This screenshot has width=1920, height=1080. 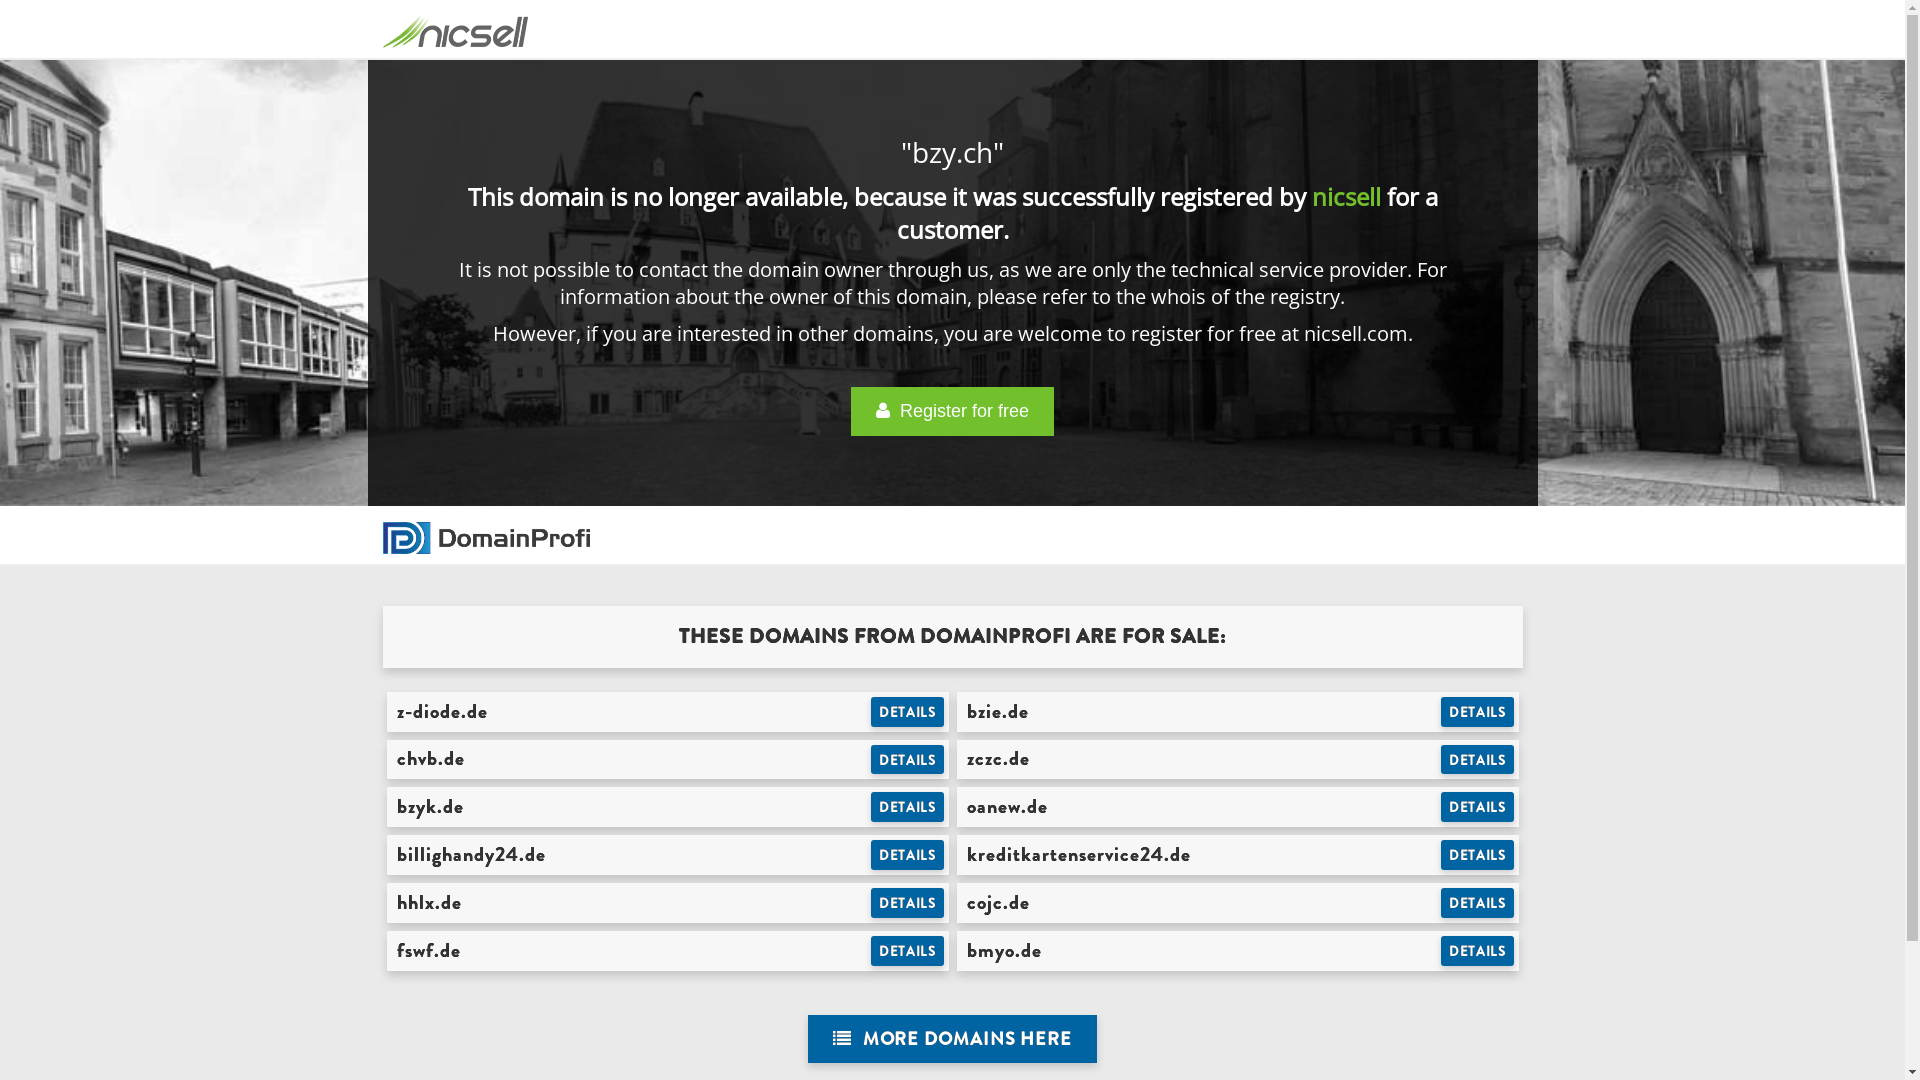 What do you see at coordinates (1477, 855) in the screenshot?
I see `'DETAILS'` at bounding box center [1477, 855].